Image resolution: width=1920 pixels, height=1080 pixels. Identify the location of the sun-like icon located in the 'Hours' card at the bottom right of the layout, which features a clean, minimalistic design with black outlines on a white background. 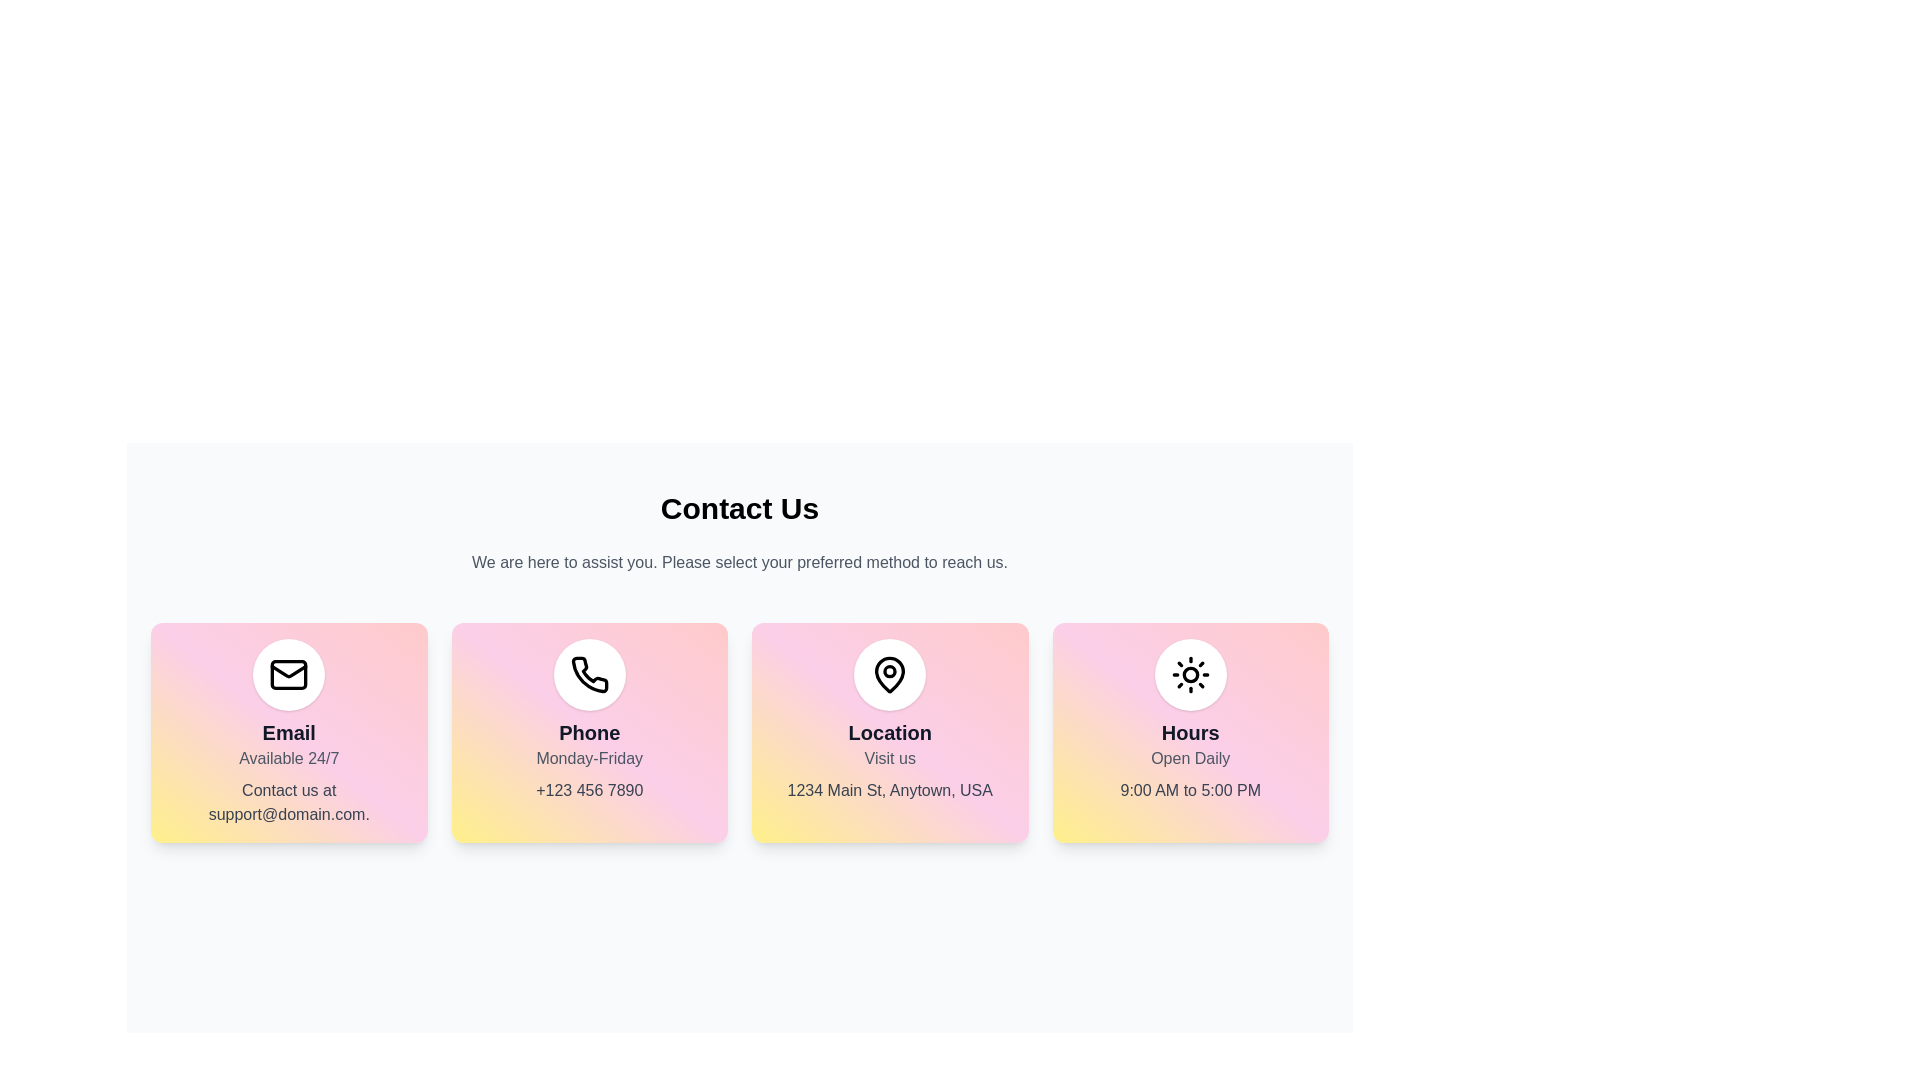
(1190, 675).